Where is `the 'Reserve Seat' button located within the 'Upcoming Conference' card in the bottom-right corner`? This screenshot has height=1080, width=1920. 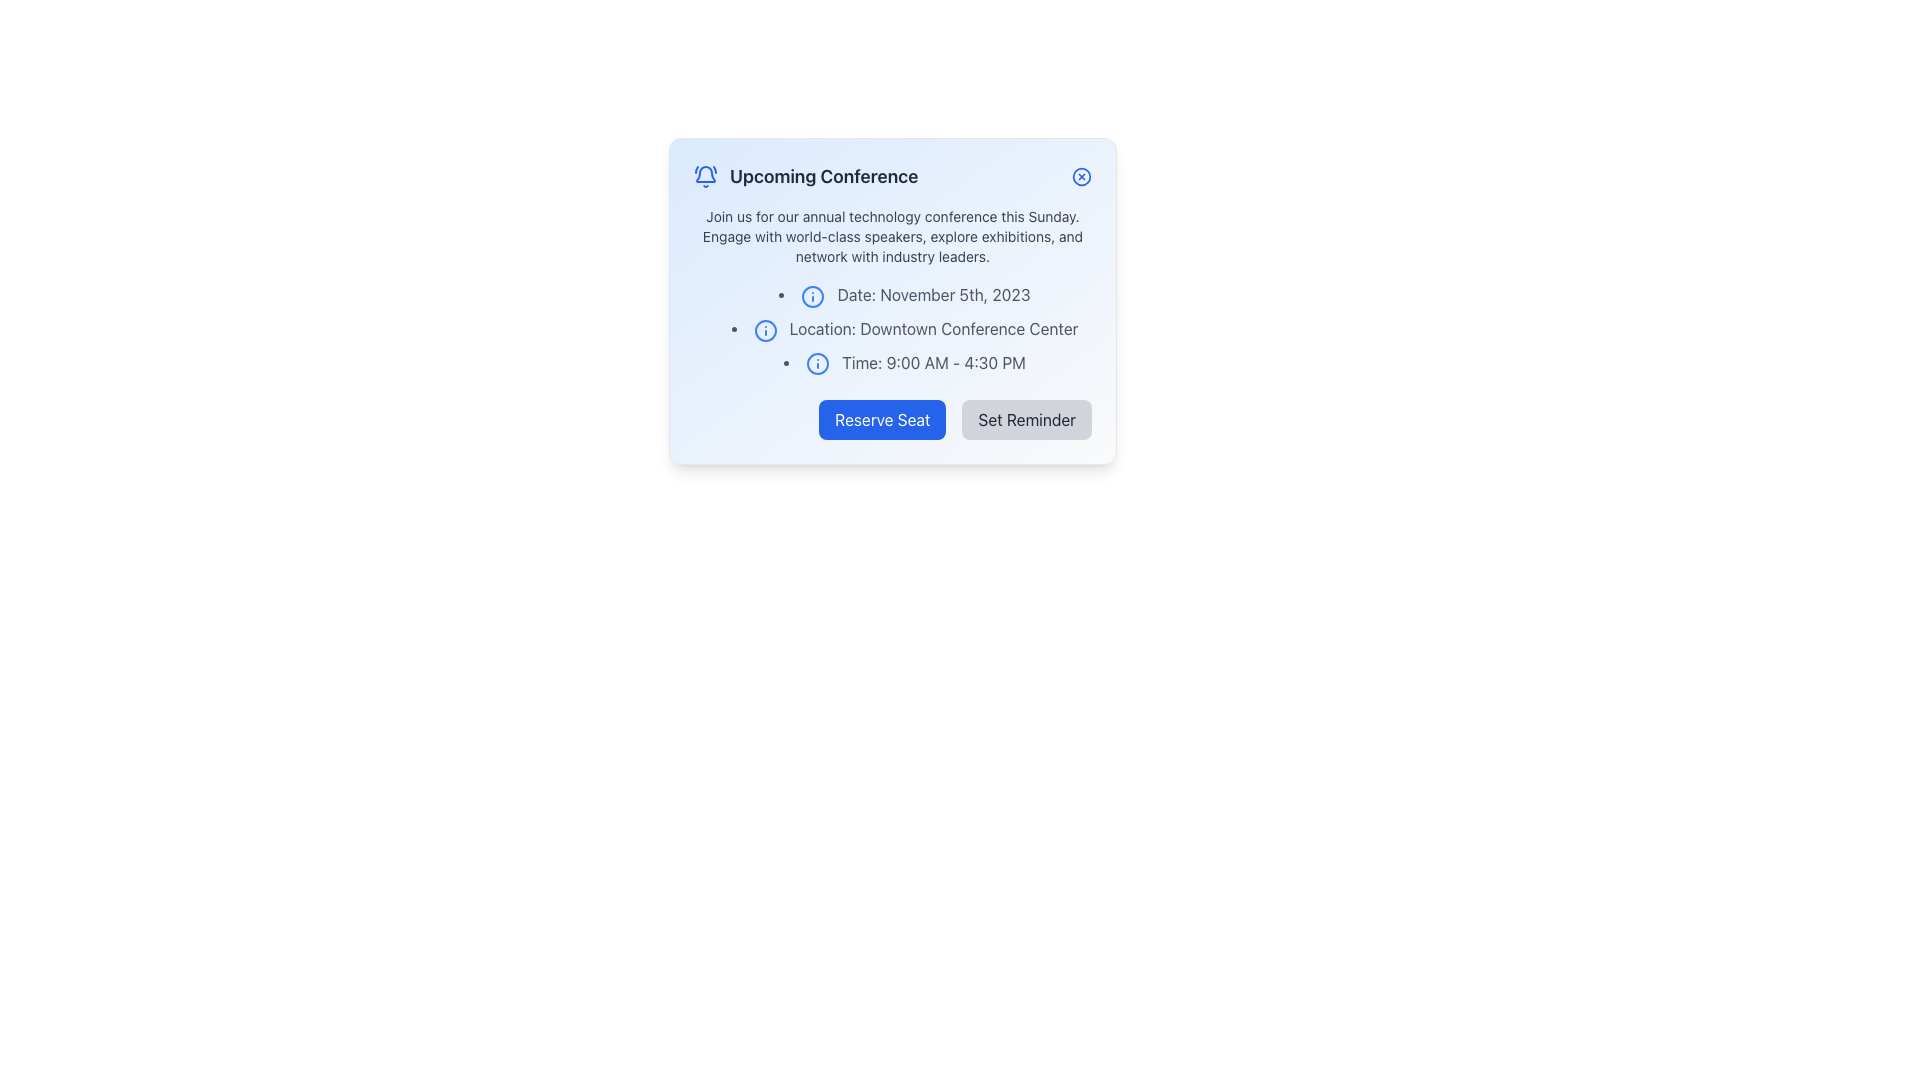 the 'Reserve Seat' button located within the 'Upcoming Conference' card in the bottom-right corner is located at coordinates (891, 419).